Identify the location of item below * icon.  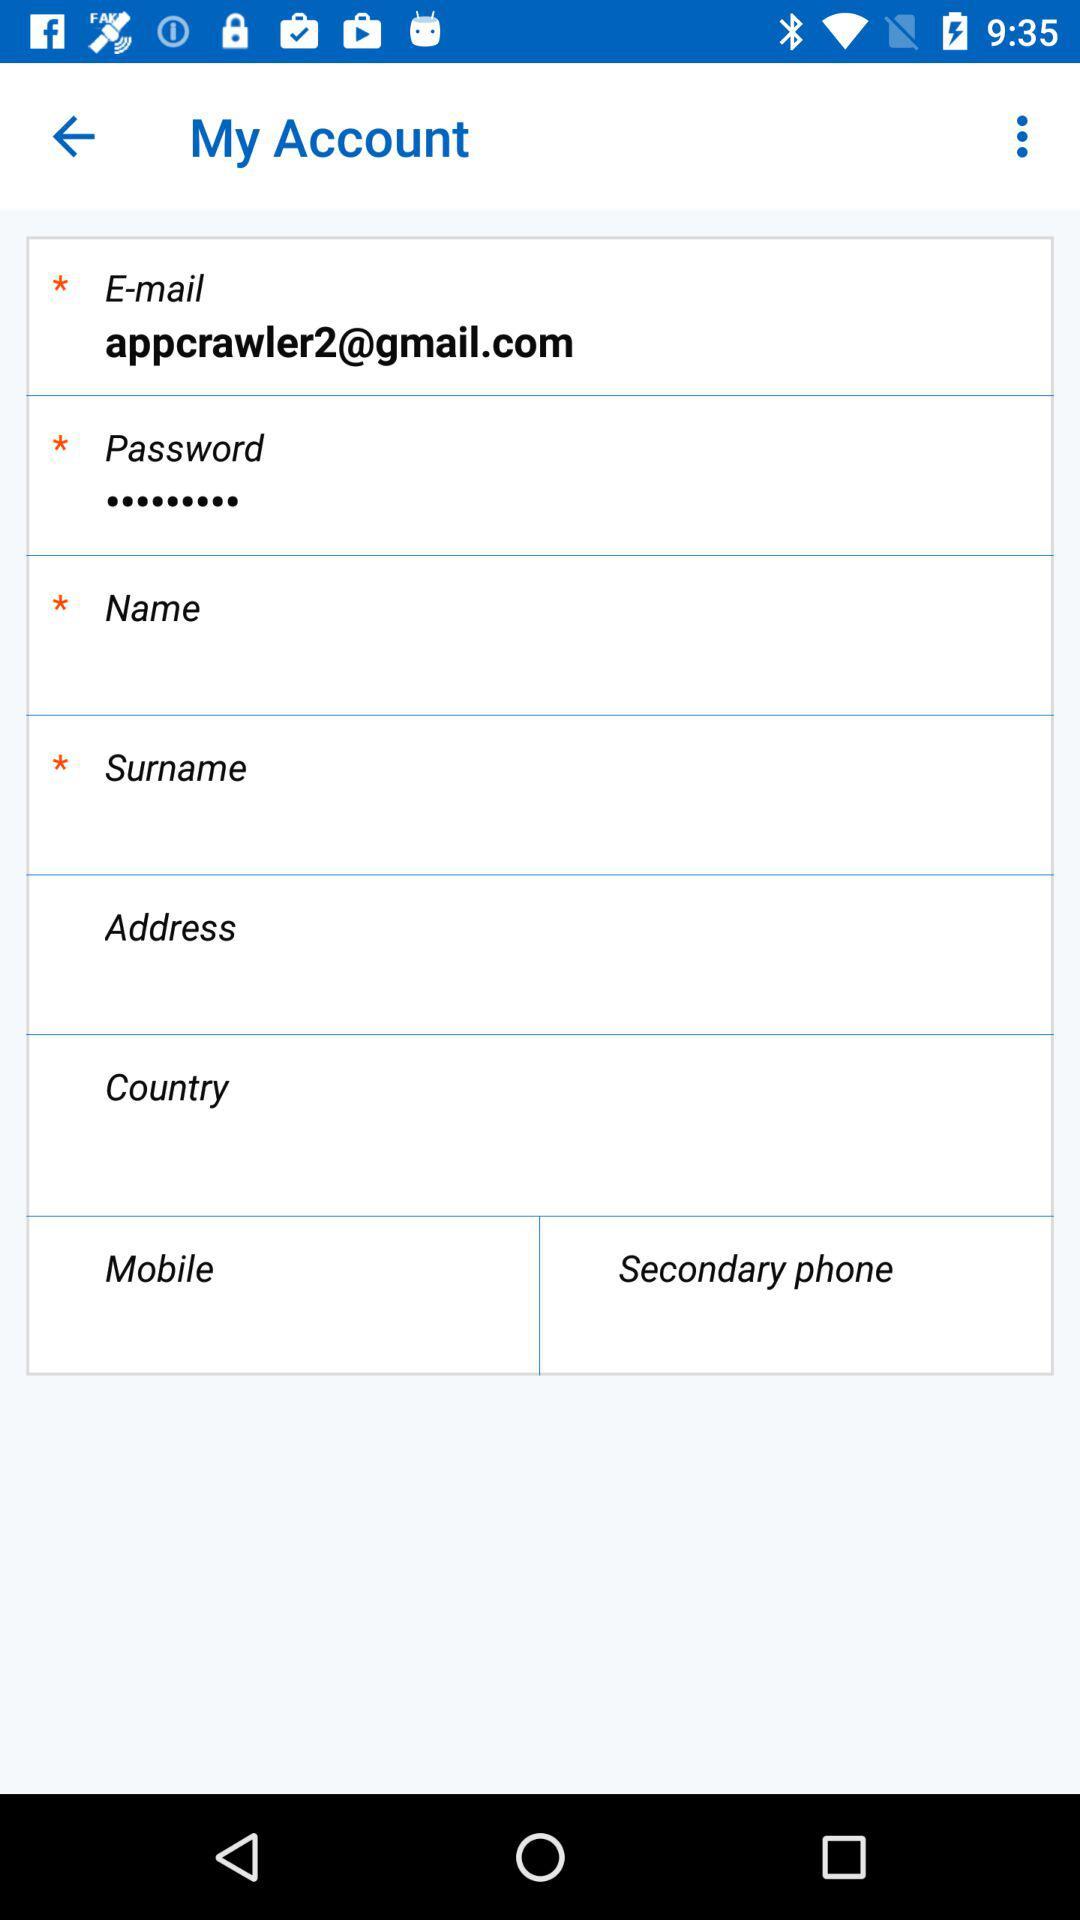
(540, 500).